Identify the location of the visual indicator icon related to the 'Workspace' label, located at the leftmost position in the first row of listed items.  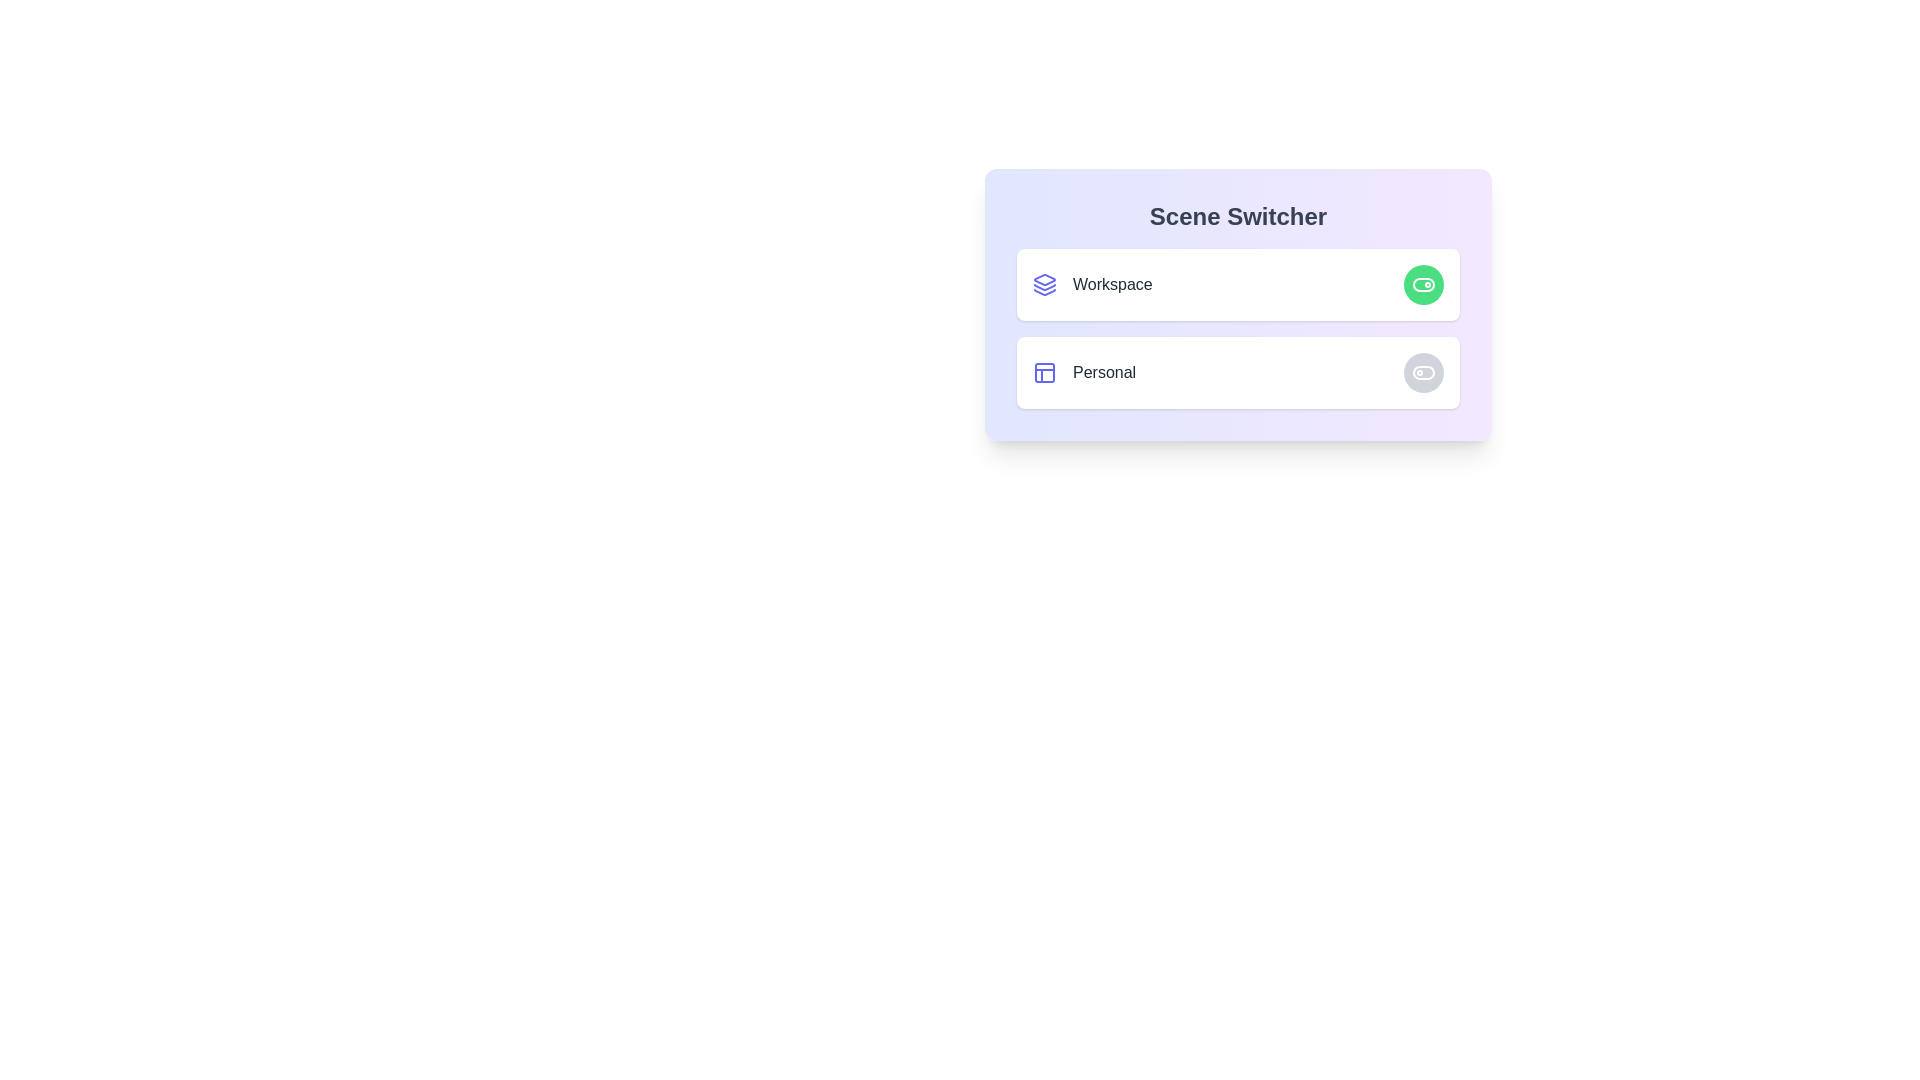
(1044, 285).